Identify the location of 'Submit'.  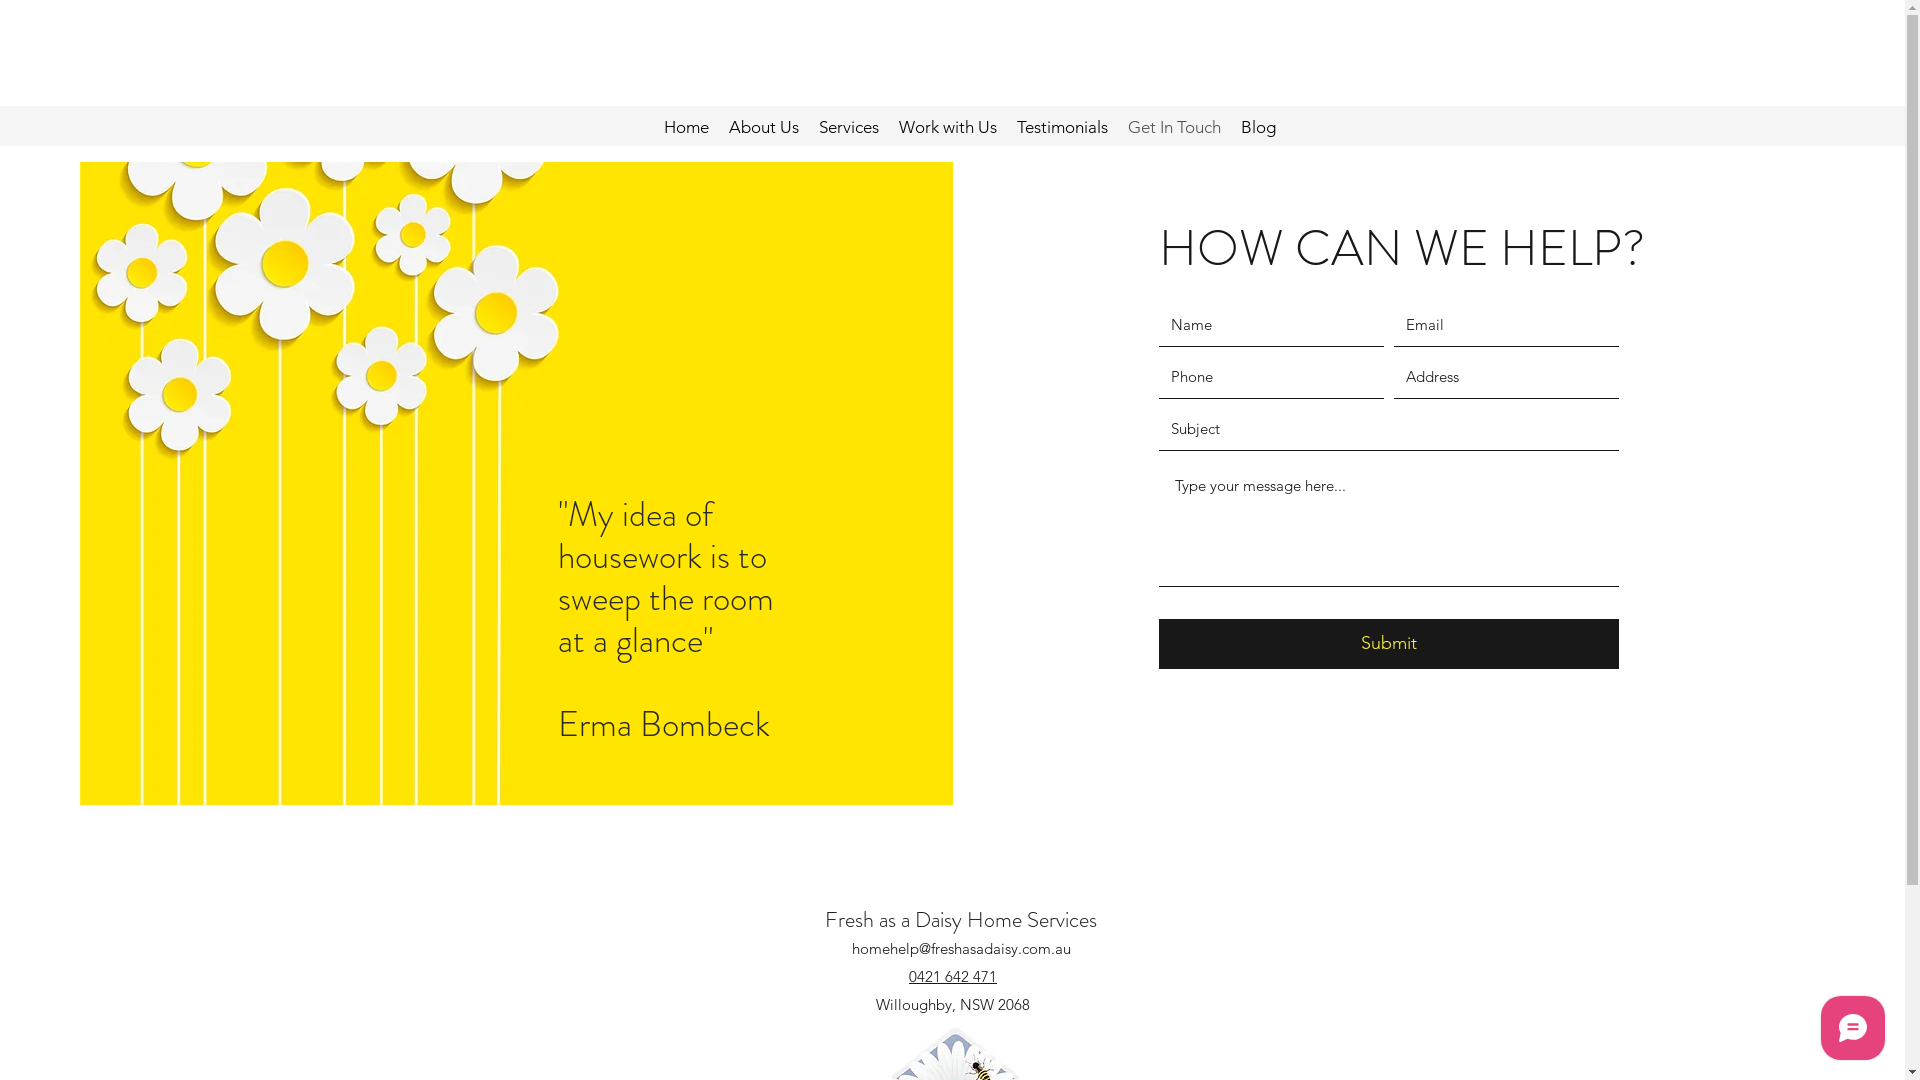
(1387, 644).